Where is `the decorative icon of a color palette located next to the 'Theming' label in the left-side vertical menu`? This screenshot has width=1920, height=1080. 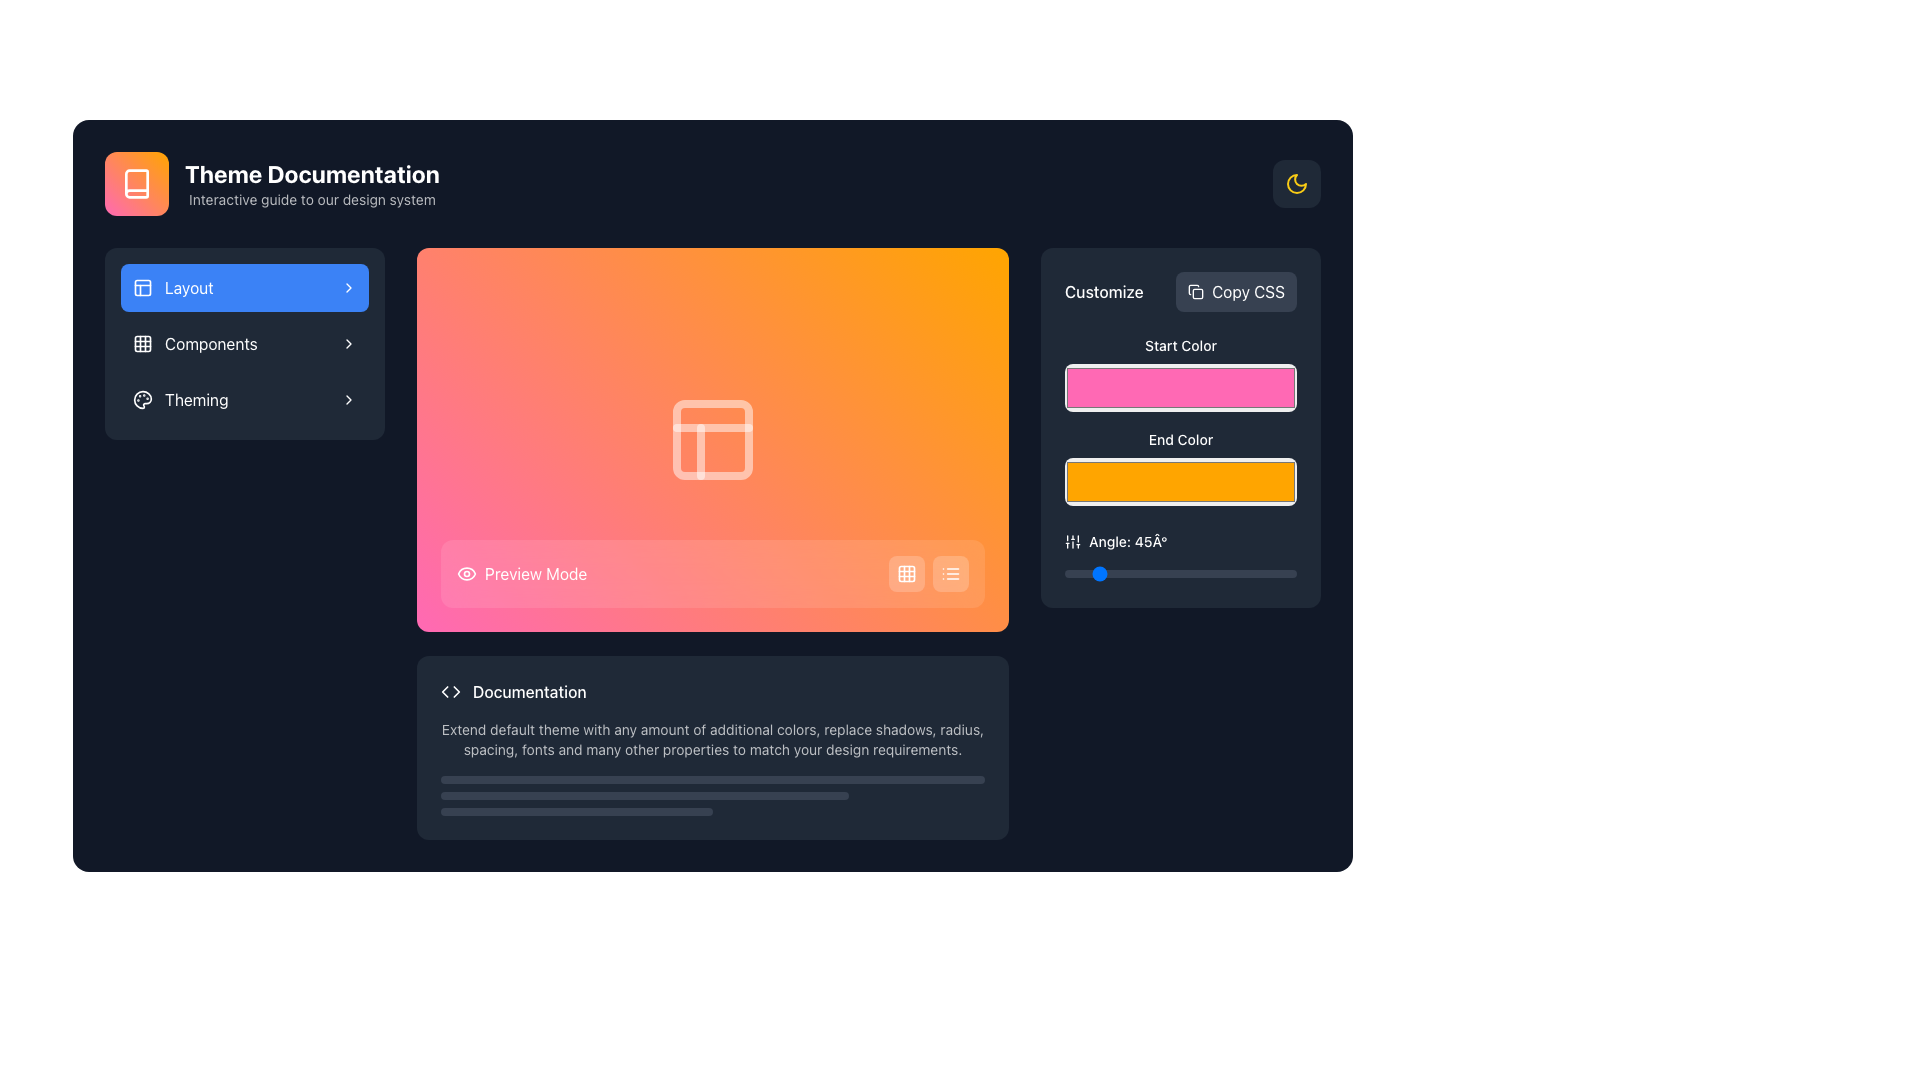
the decorative icon of a color palette located next to the 'Theming' label in the left-side vertical menu is located at coordinates (142, 400).